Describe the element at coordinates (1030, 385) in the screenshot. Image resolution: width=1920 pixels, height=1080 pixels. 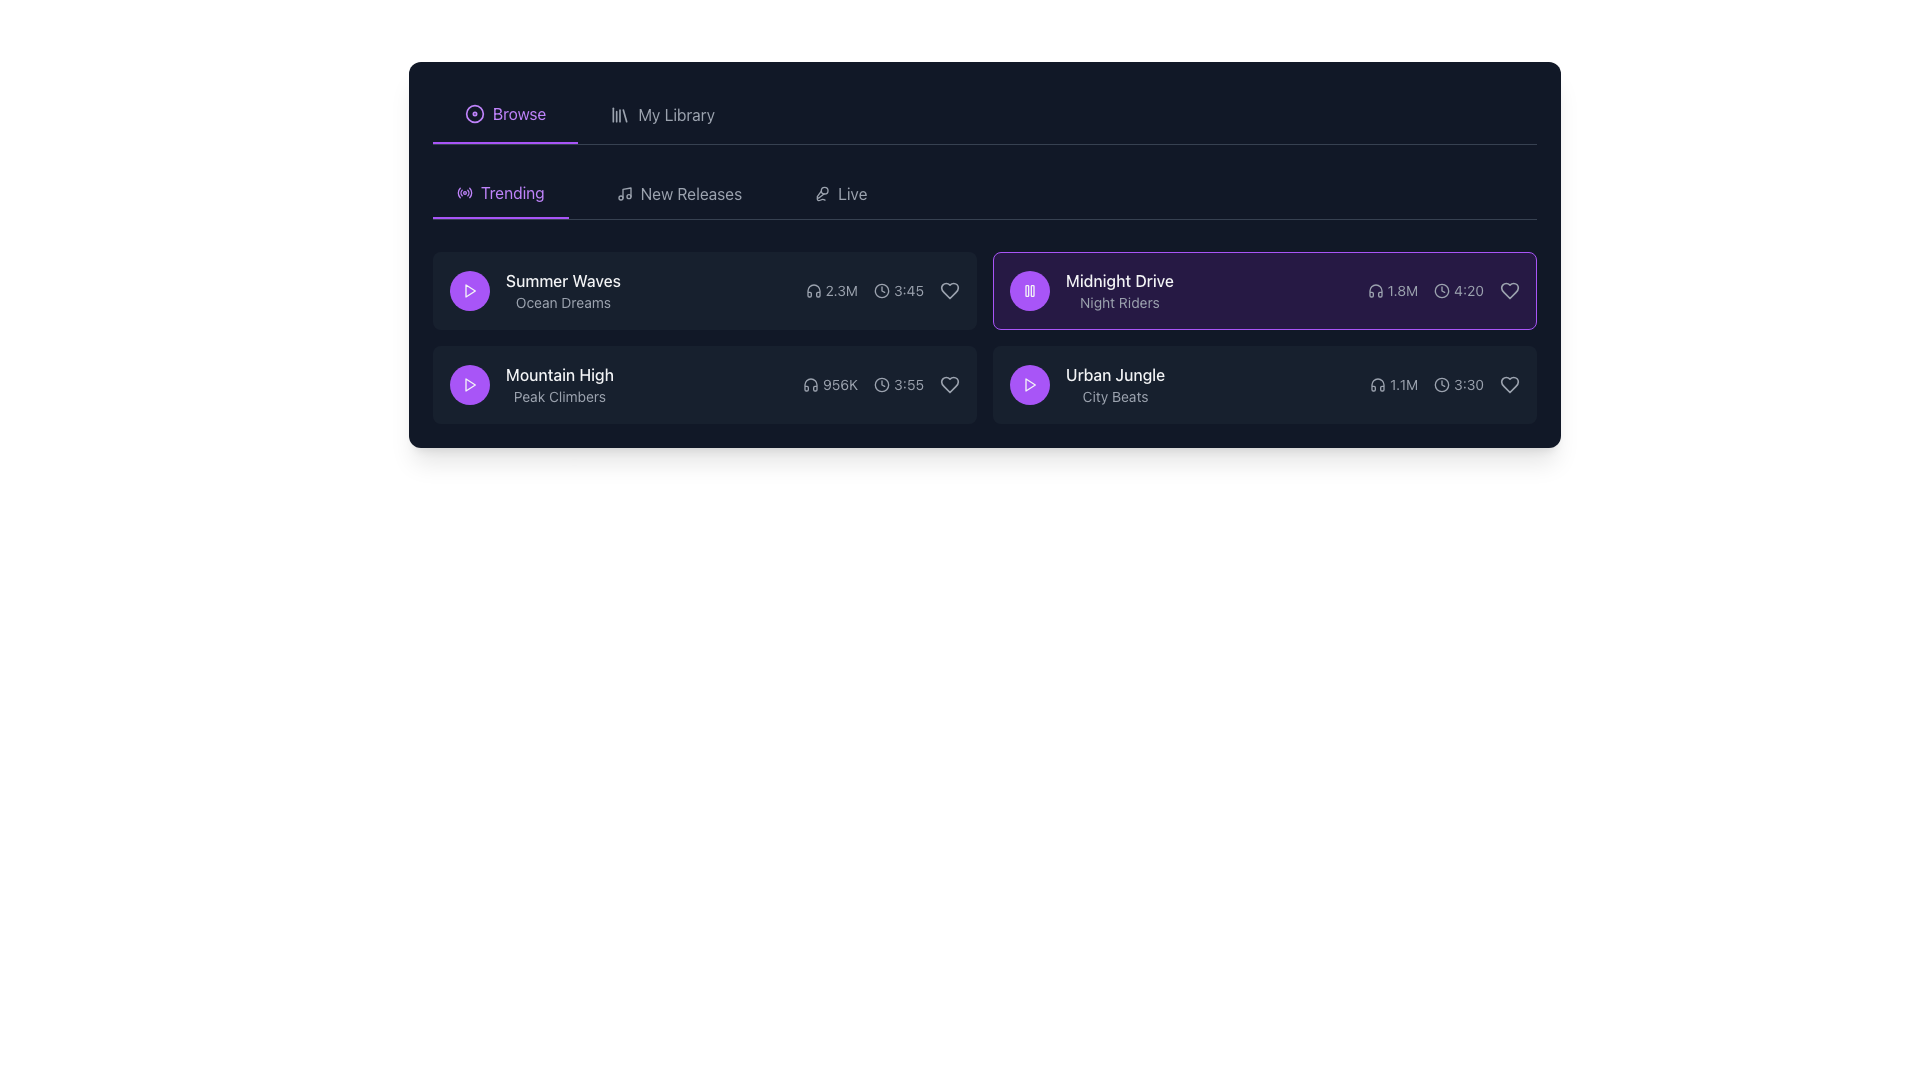
I see `the button to play the track 'Urban Jungle', located in the right section of the interface, aligned with the text 'Urban Jungle' and 'City Beats'` at that location.